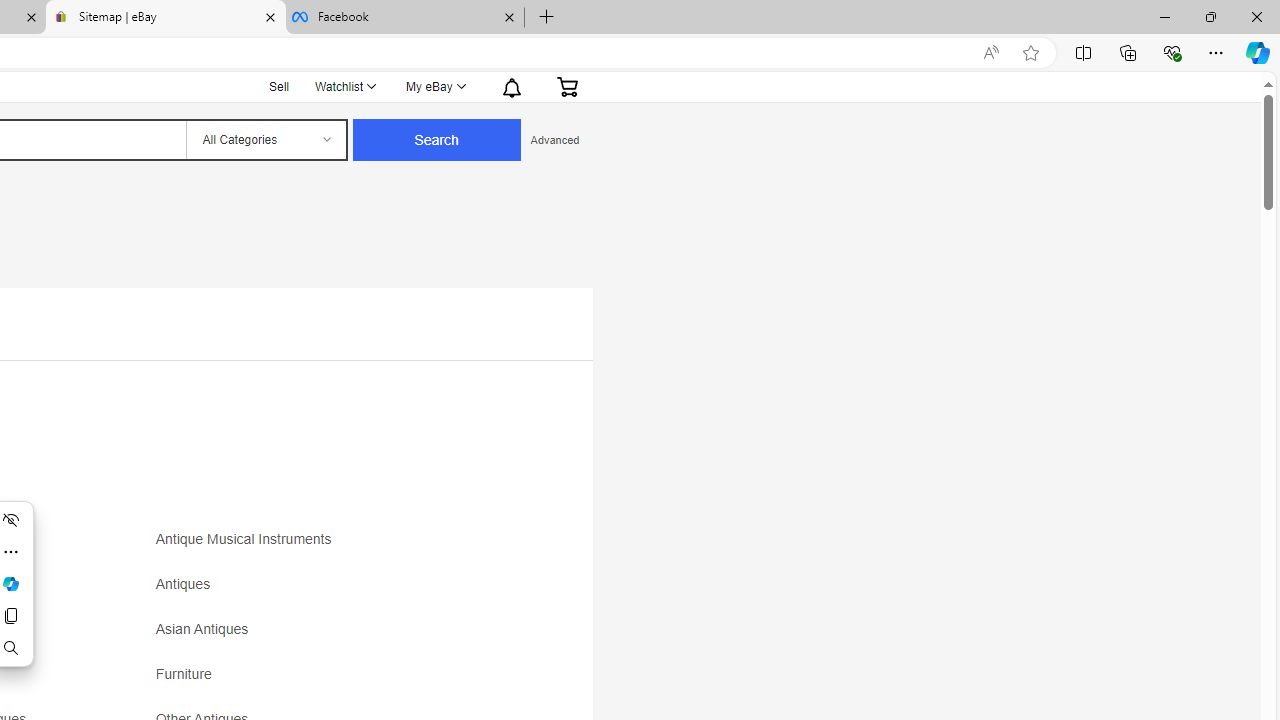 Image resolution: width=1280 pixels, height=720 pixels. I want to click on 'Furniture', so click(332, 680).